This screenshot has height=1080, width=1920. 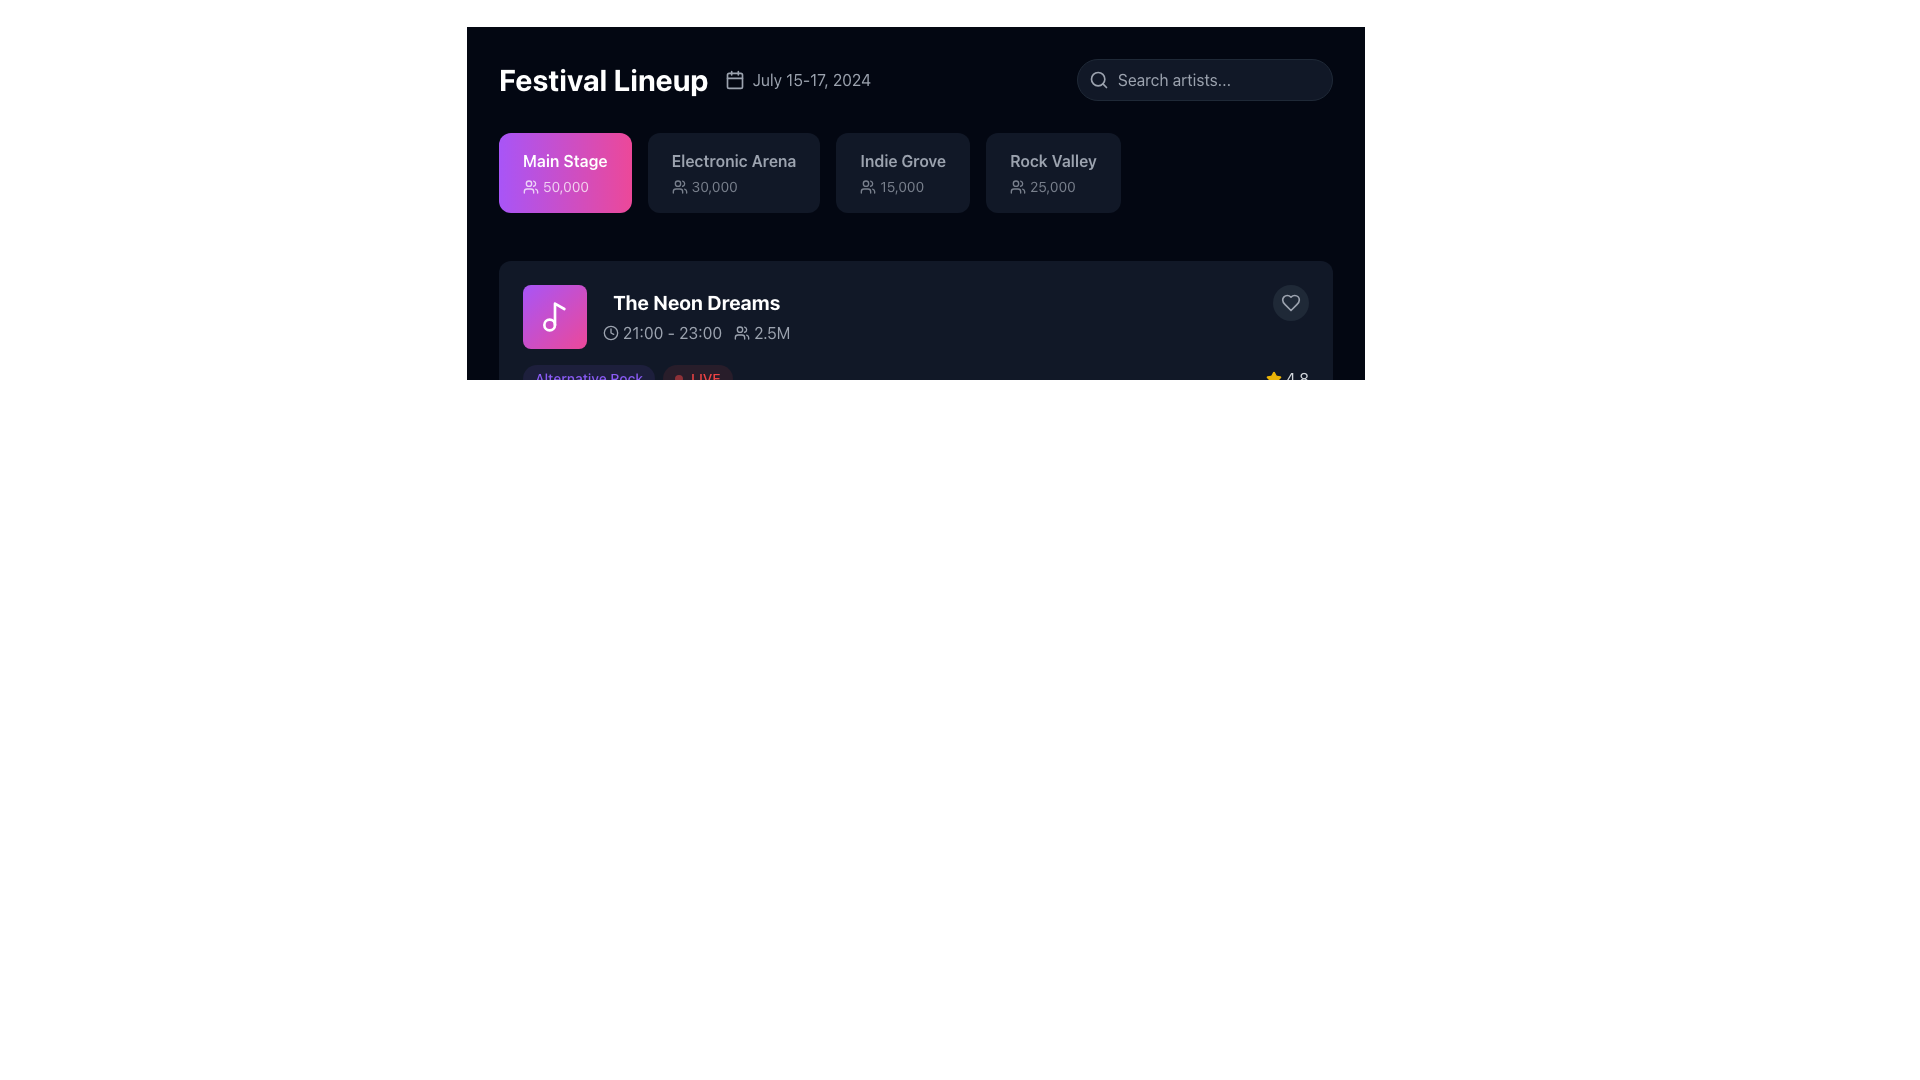 What do you see at coordinates (902, 172) in the screenshot?
I see `the informational label displaying 'Indie Grove' and '15,000', located in the 'Festival Lineup' section as the third box, with a group of people icon below the '15,000' text` at bounding box center [902, 172].